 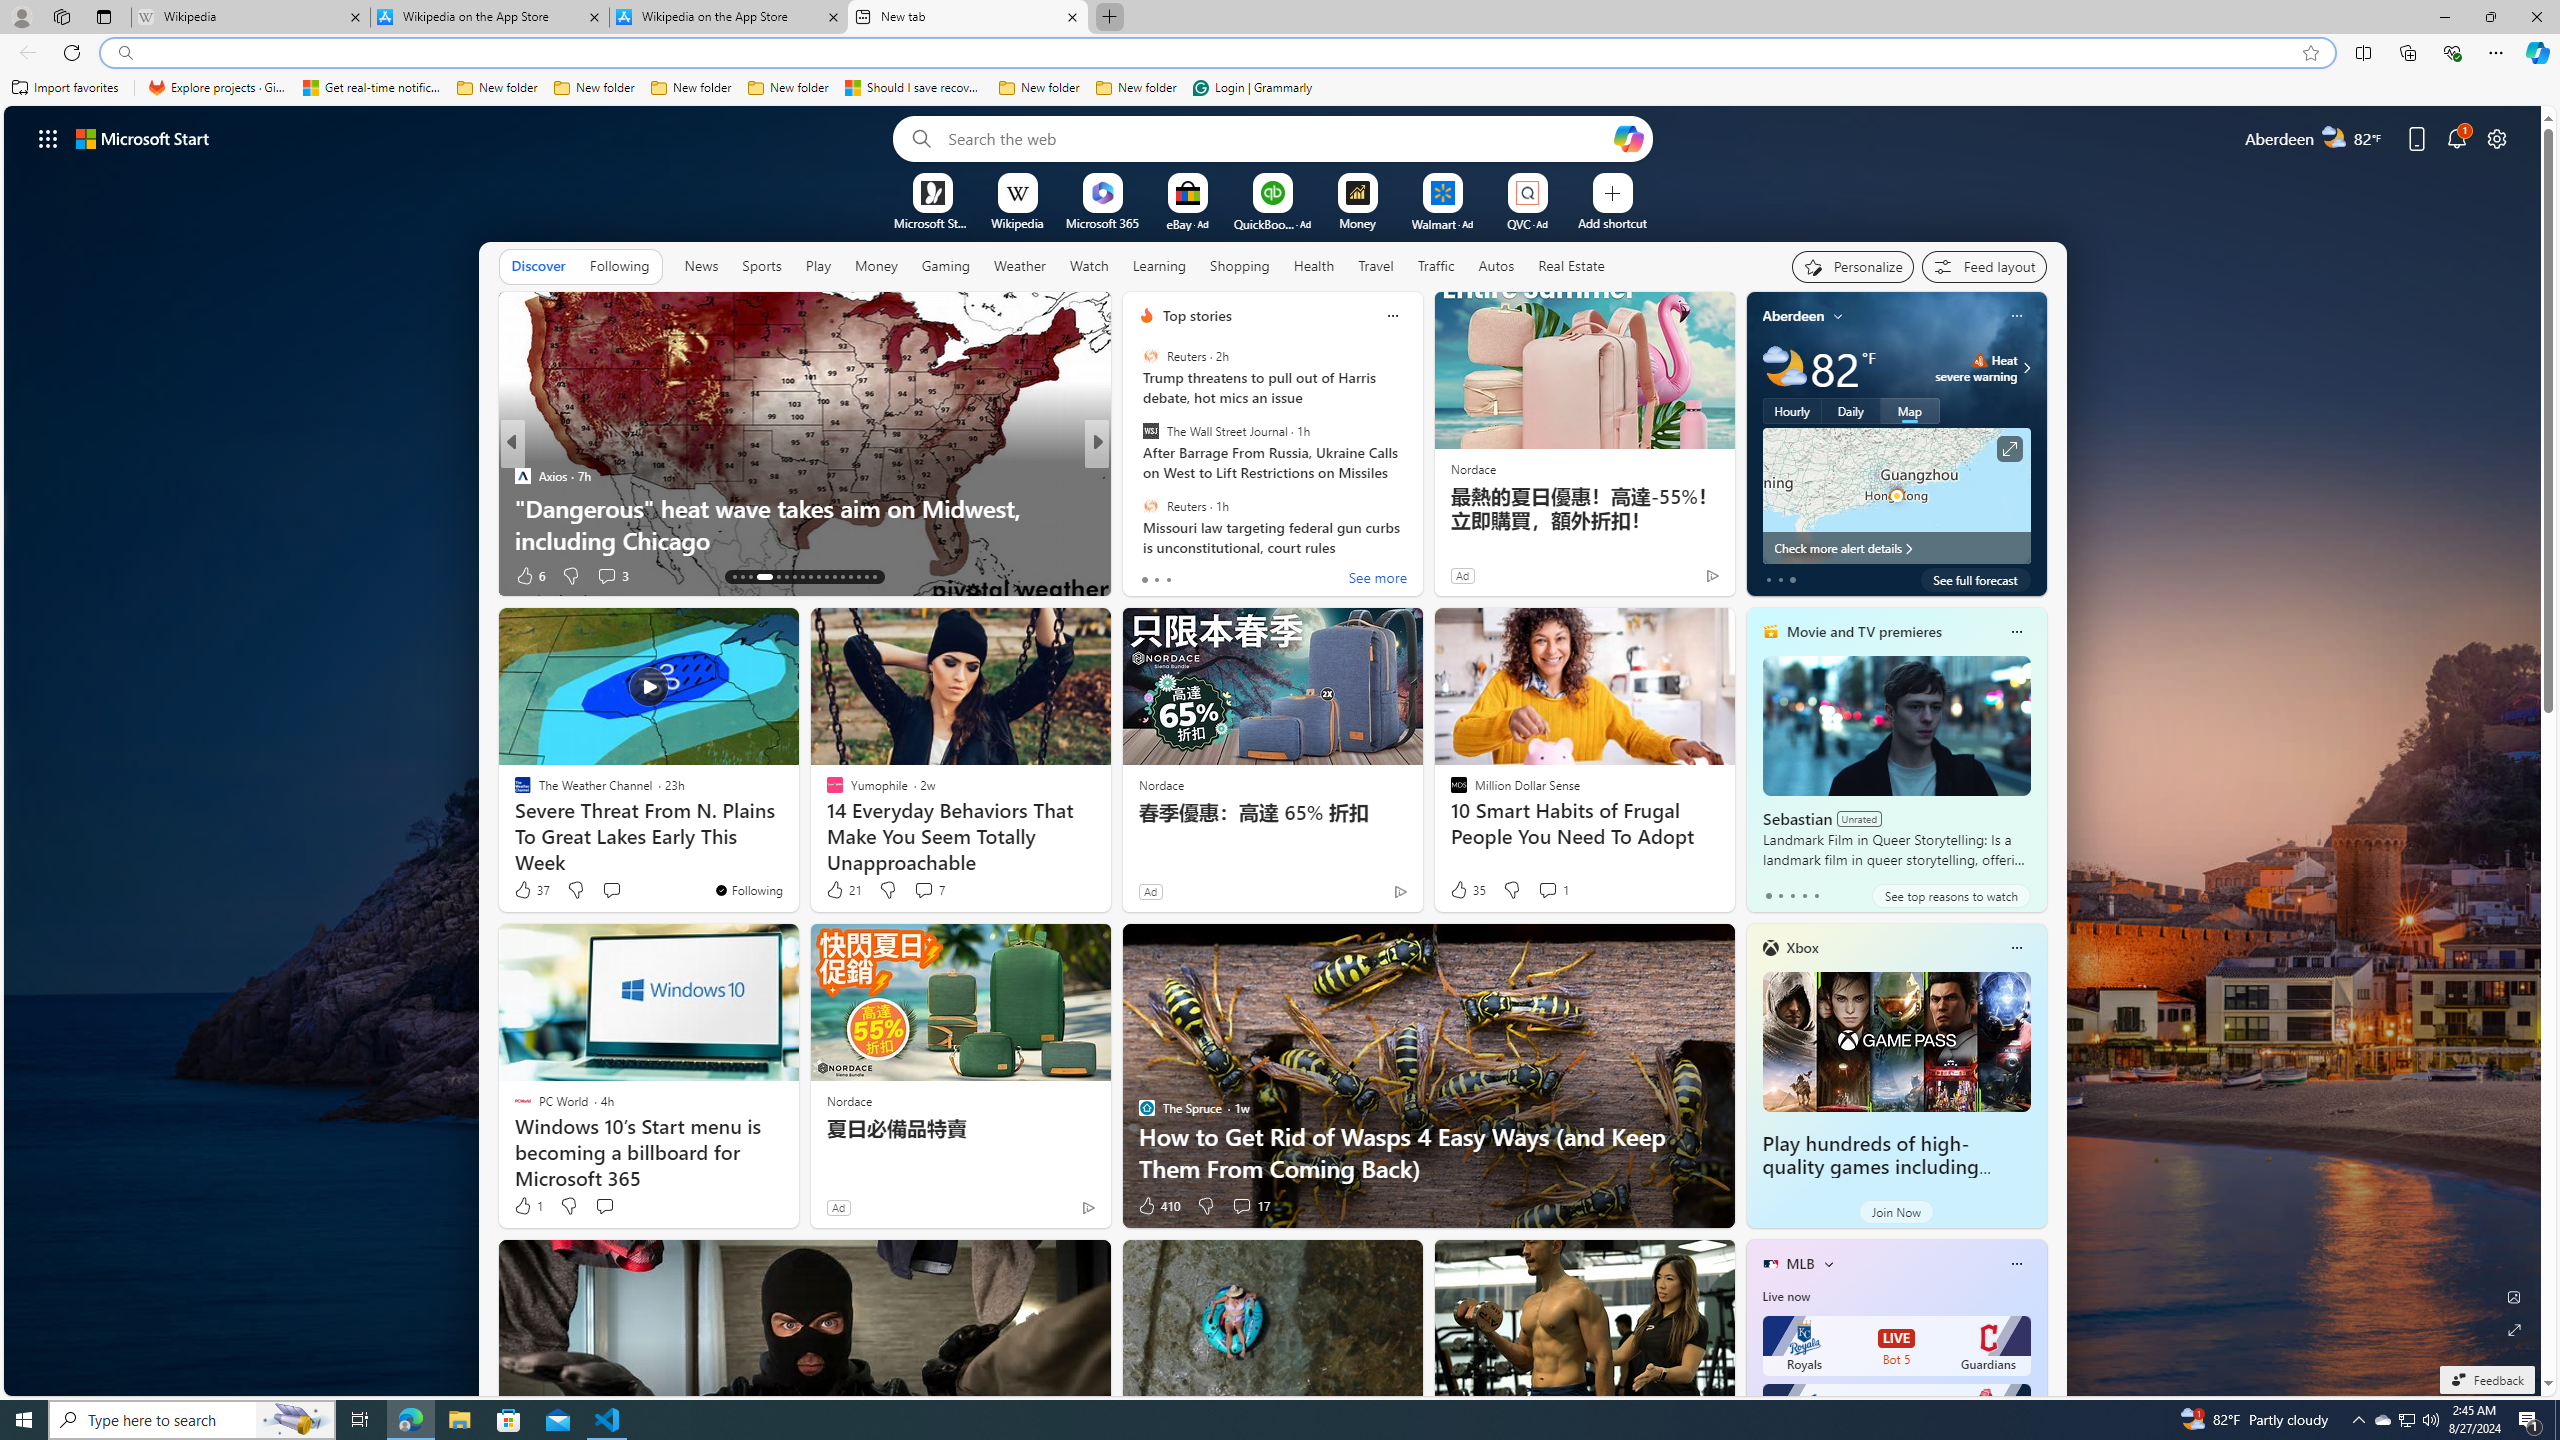 What do you see at coordinates (1418, 540) in the screenshot?
I see `'14 Quiet Ways People Get Revenge'` at bounding box center [1418, 540].